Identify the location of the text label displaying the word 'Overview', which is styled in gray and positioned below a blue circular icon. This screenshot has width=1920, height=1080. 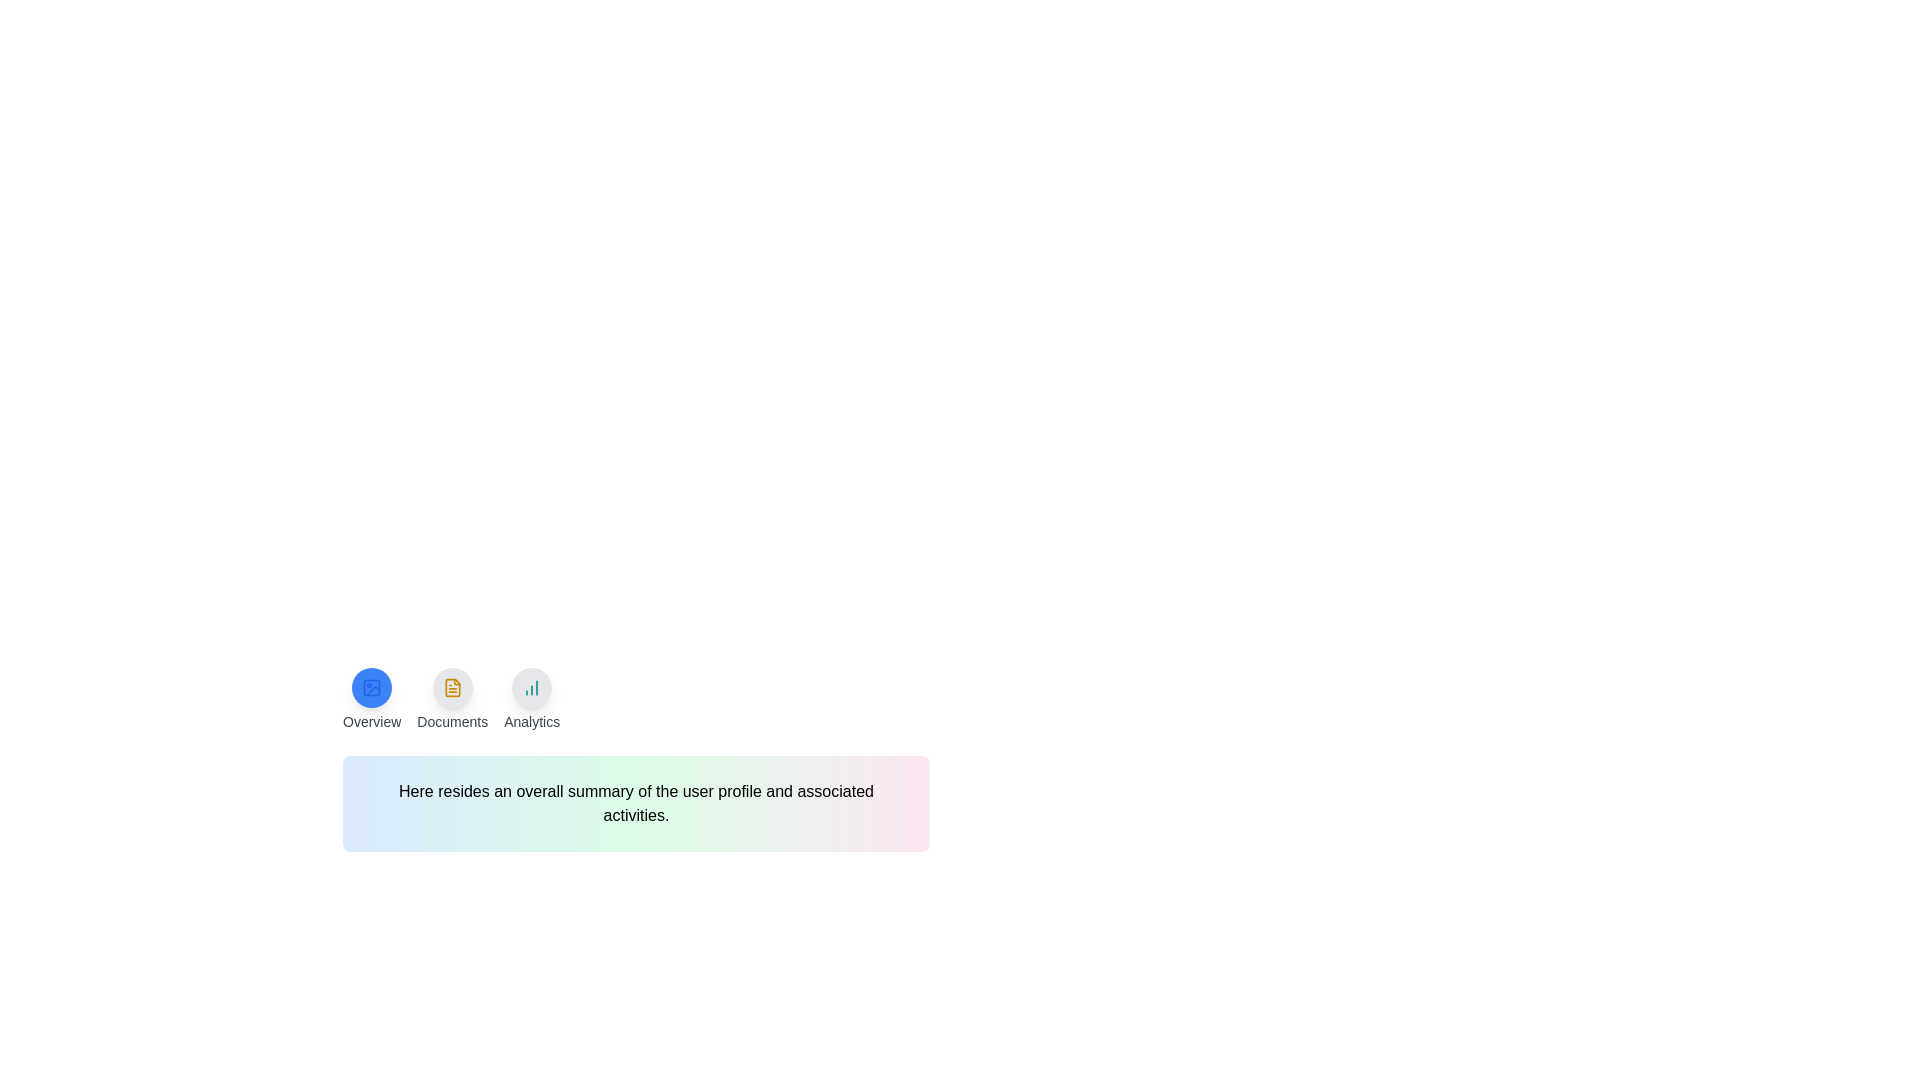
(372, 721).